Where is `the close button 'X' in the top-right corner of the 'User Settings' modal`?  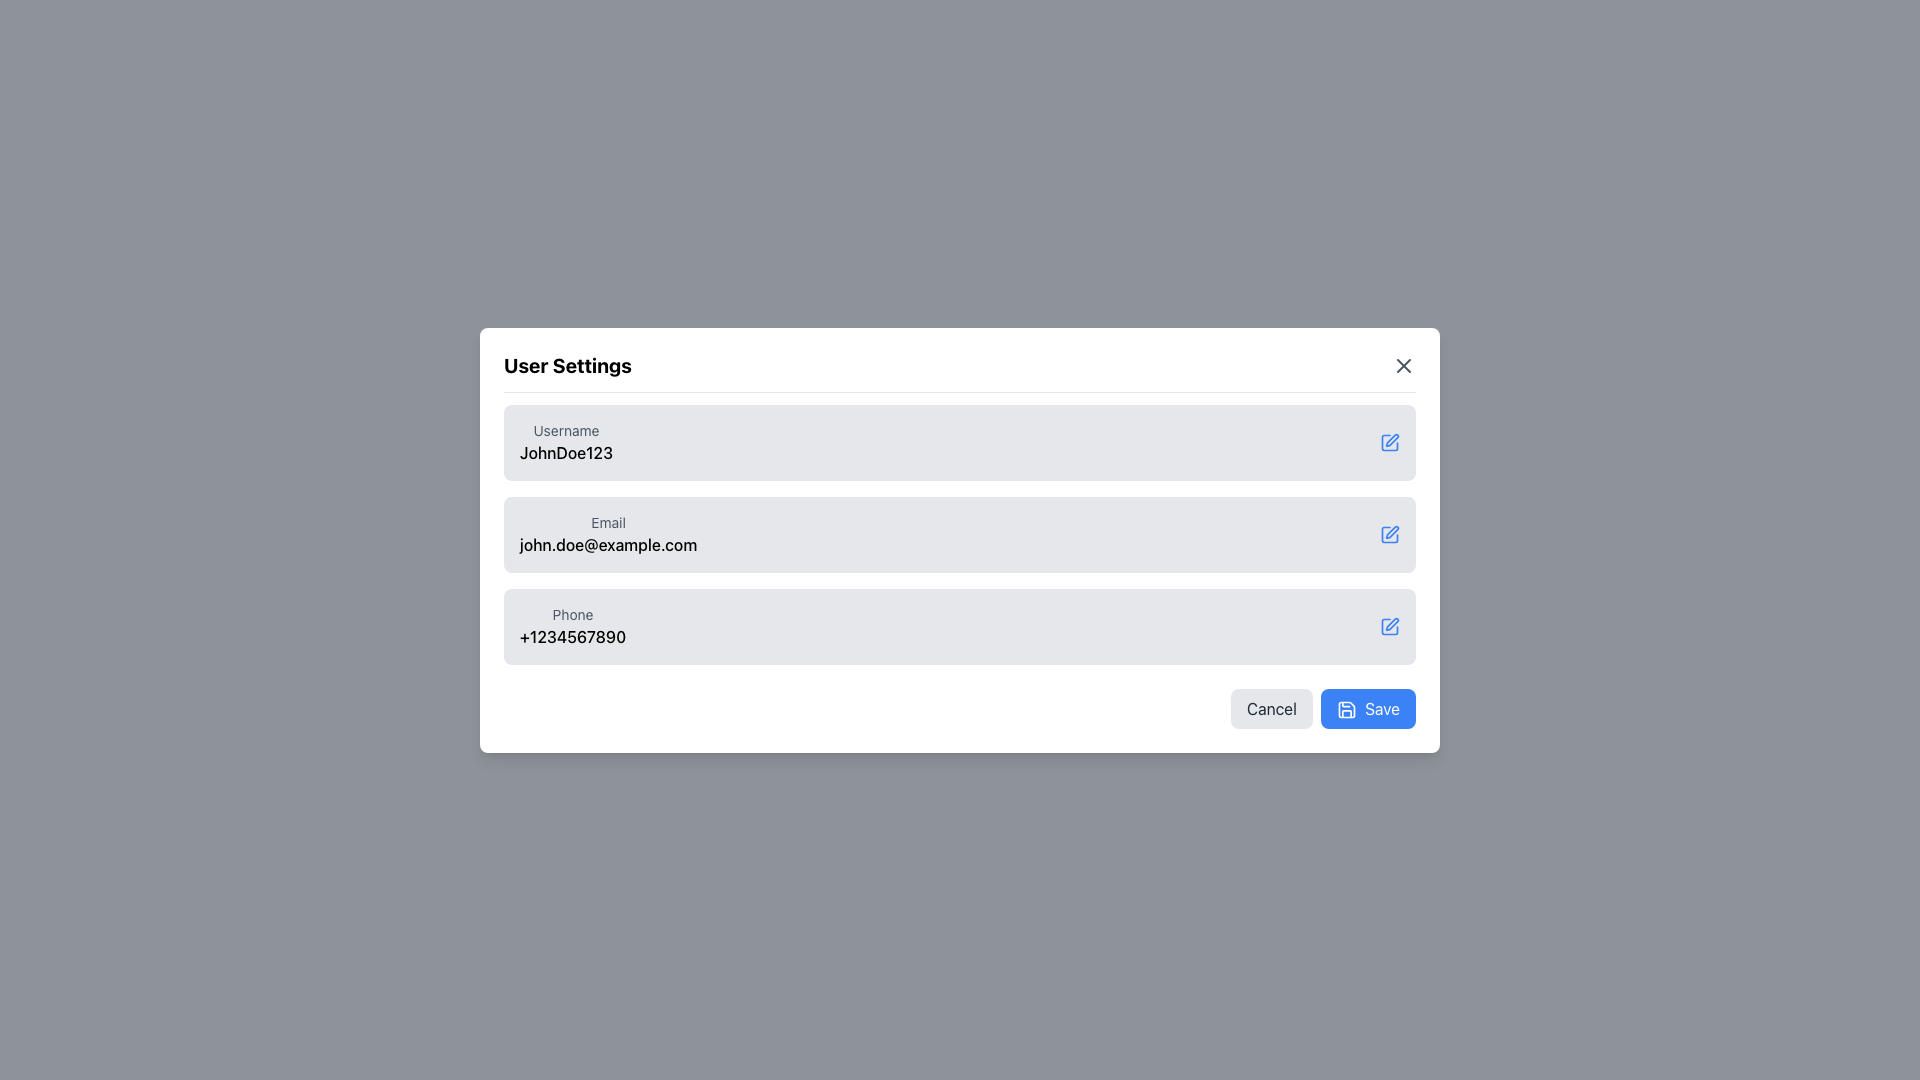
the close button 'X' in the top-right corner of the 'User Settings' modal is located at coordinates (1402, 365).